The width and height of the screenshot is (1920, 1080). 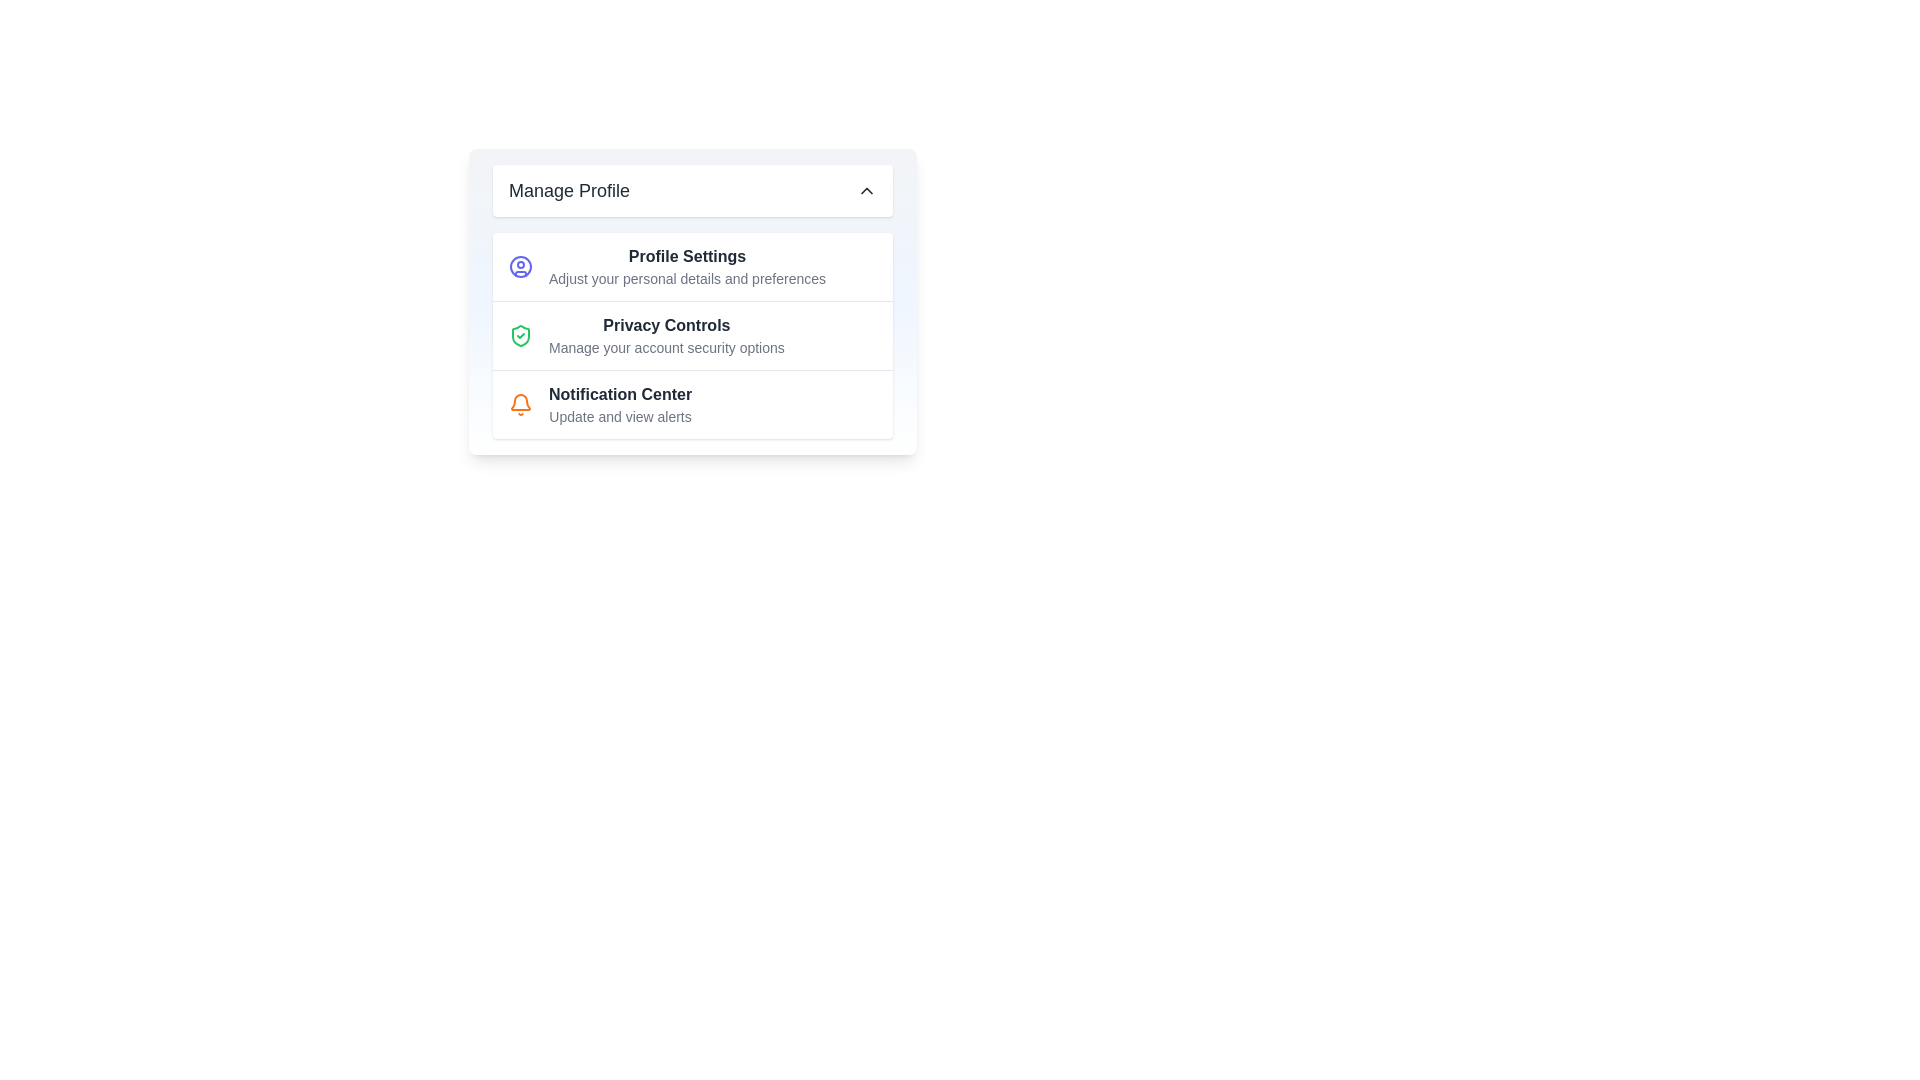 What do you see at coordinates (521, 402) in the screenshot?
I see `the upper section of the bell icon, which is part of the notification symbol used for alerting users about updates and messages` at bounding box center [521, 402].